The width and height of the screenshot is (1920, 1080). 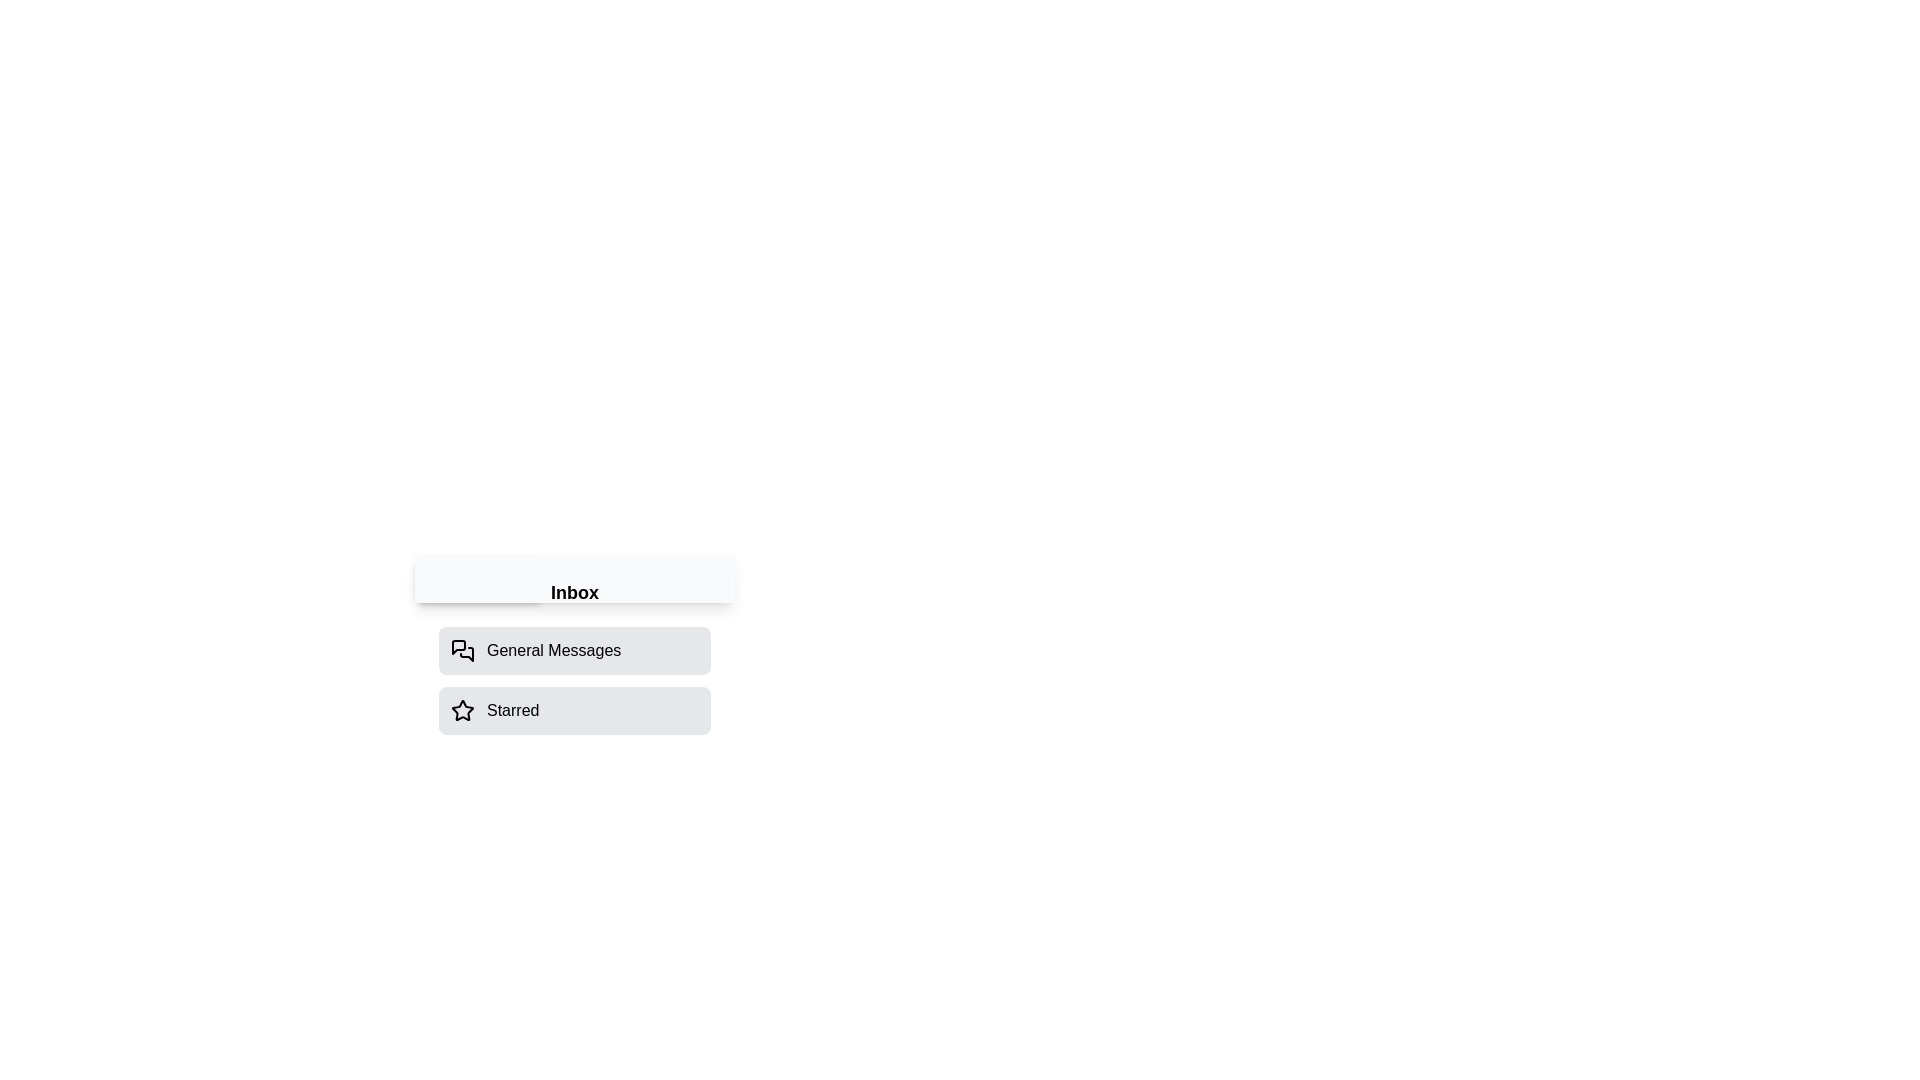 What do you see at coordinates (574, 651) in the screenshot?
I see `the 'General Messages' option` at bounding box center [574, 651].